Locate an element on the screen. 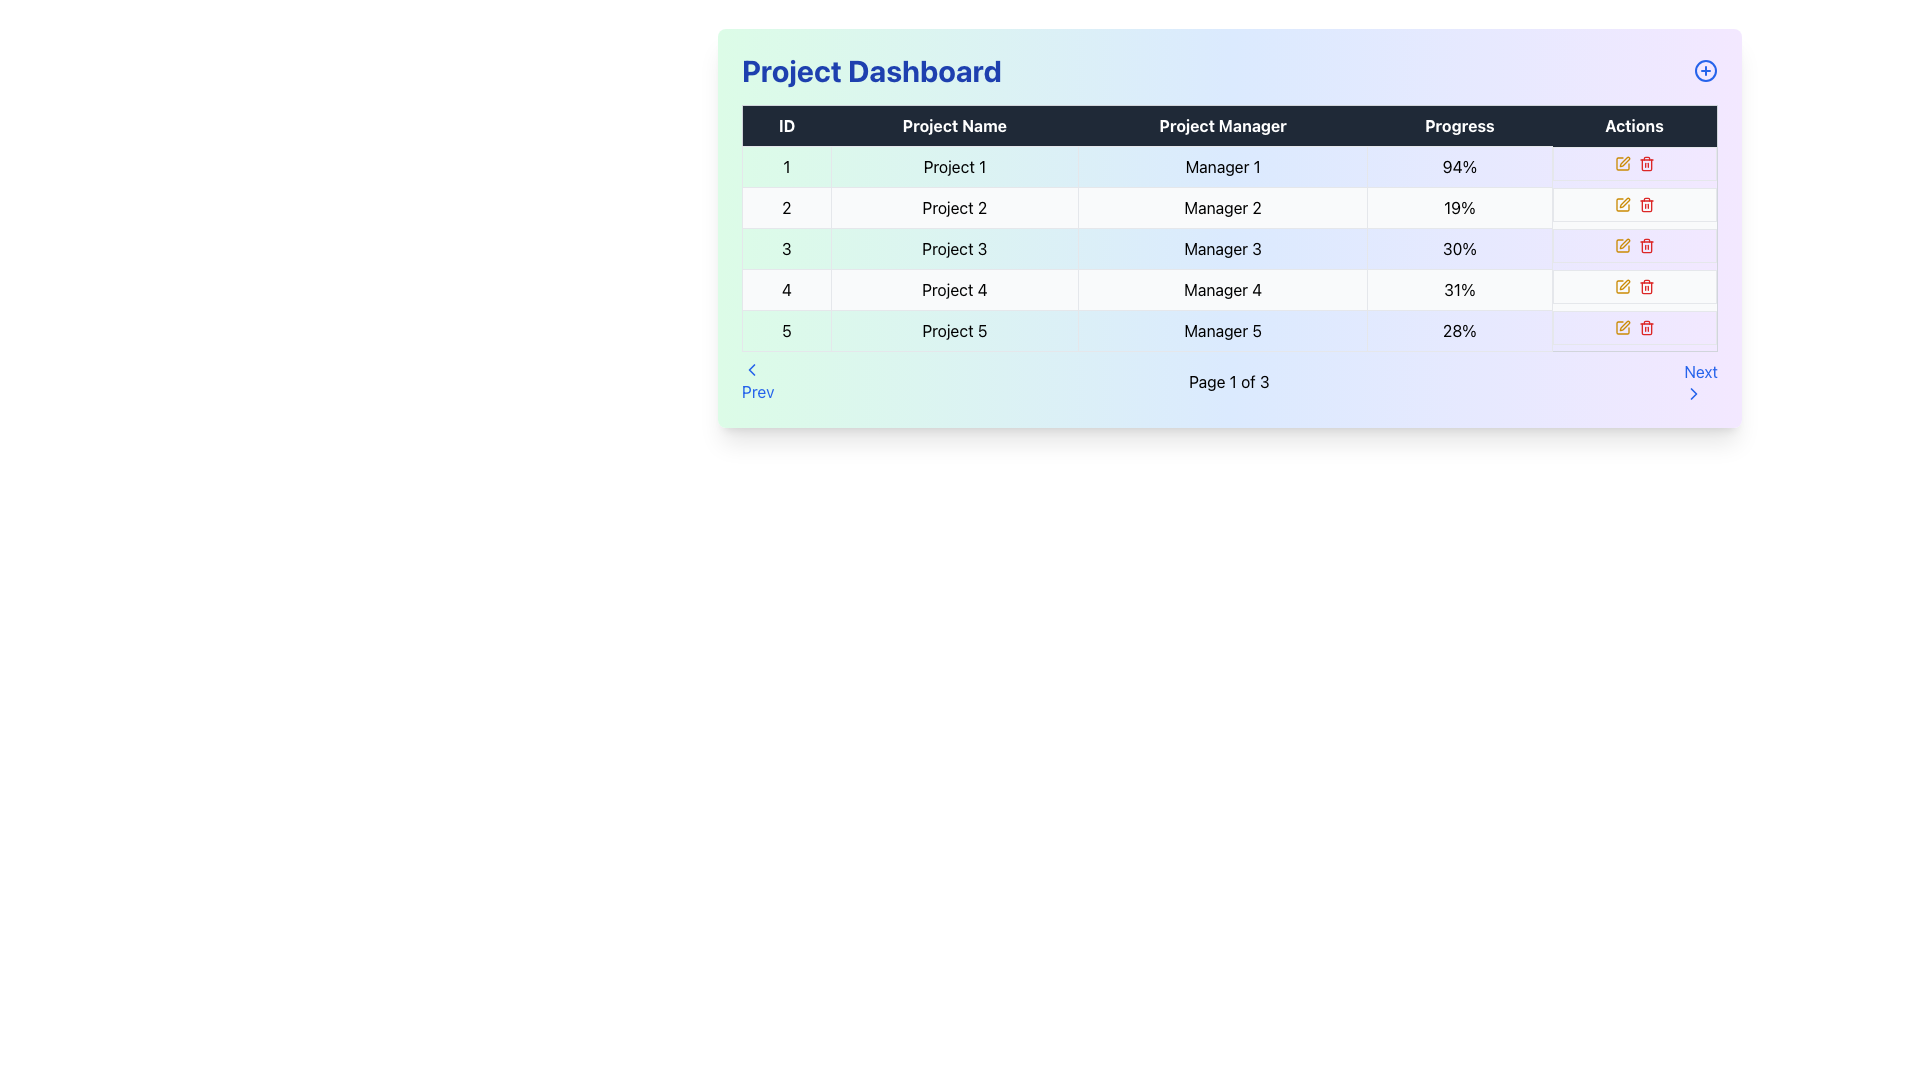 The image size is (1920, 1080). the editing icon in the 'Actions' column for 'Project 2' to modify or update its information is located at coordinates (1622, 204).